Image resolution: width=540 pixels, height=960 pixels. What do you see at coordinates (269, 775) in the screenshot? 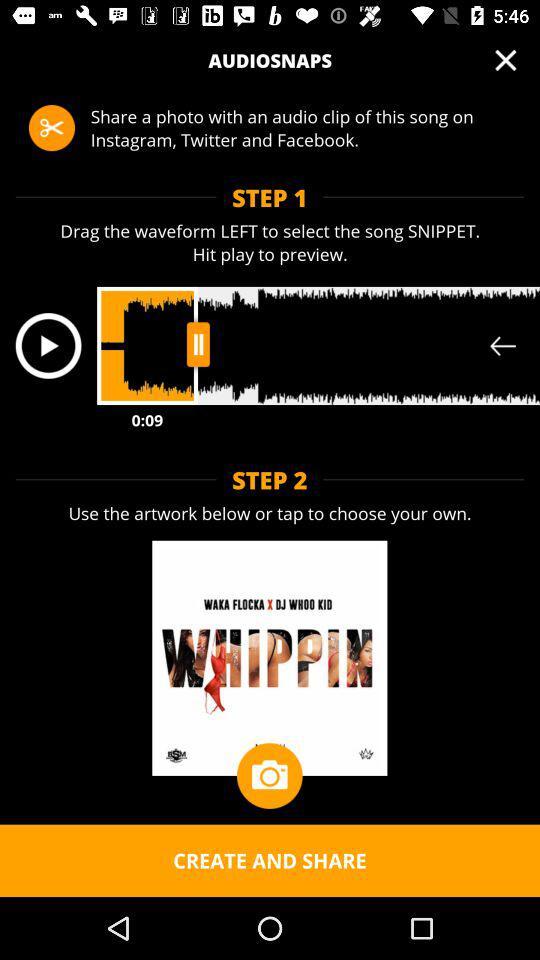
I see `the photo icon` at bounding box center [269, 775].